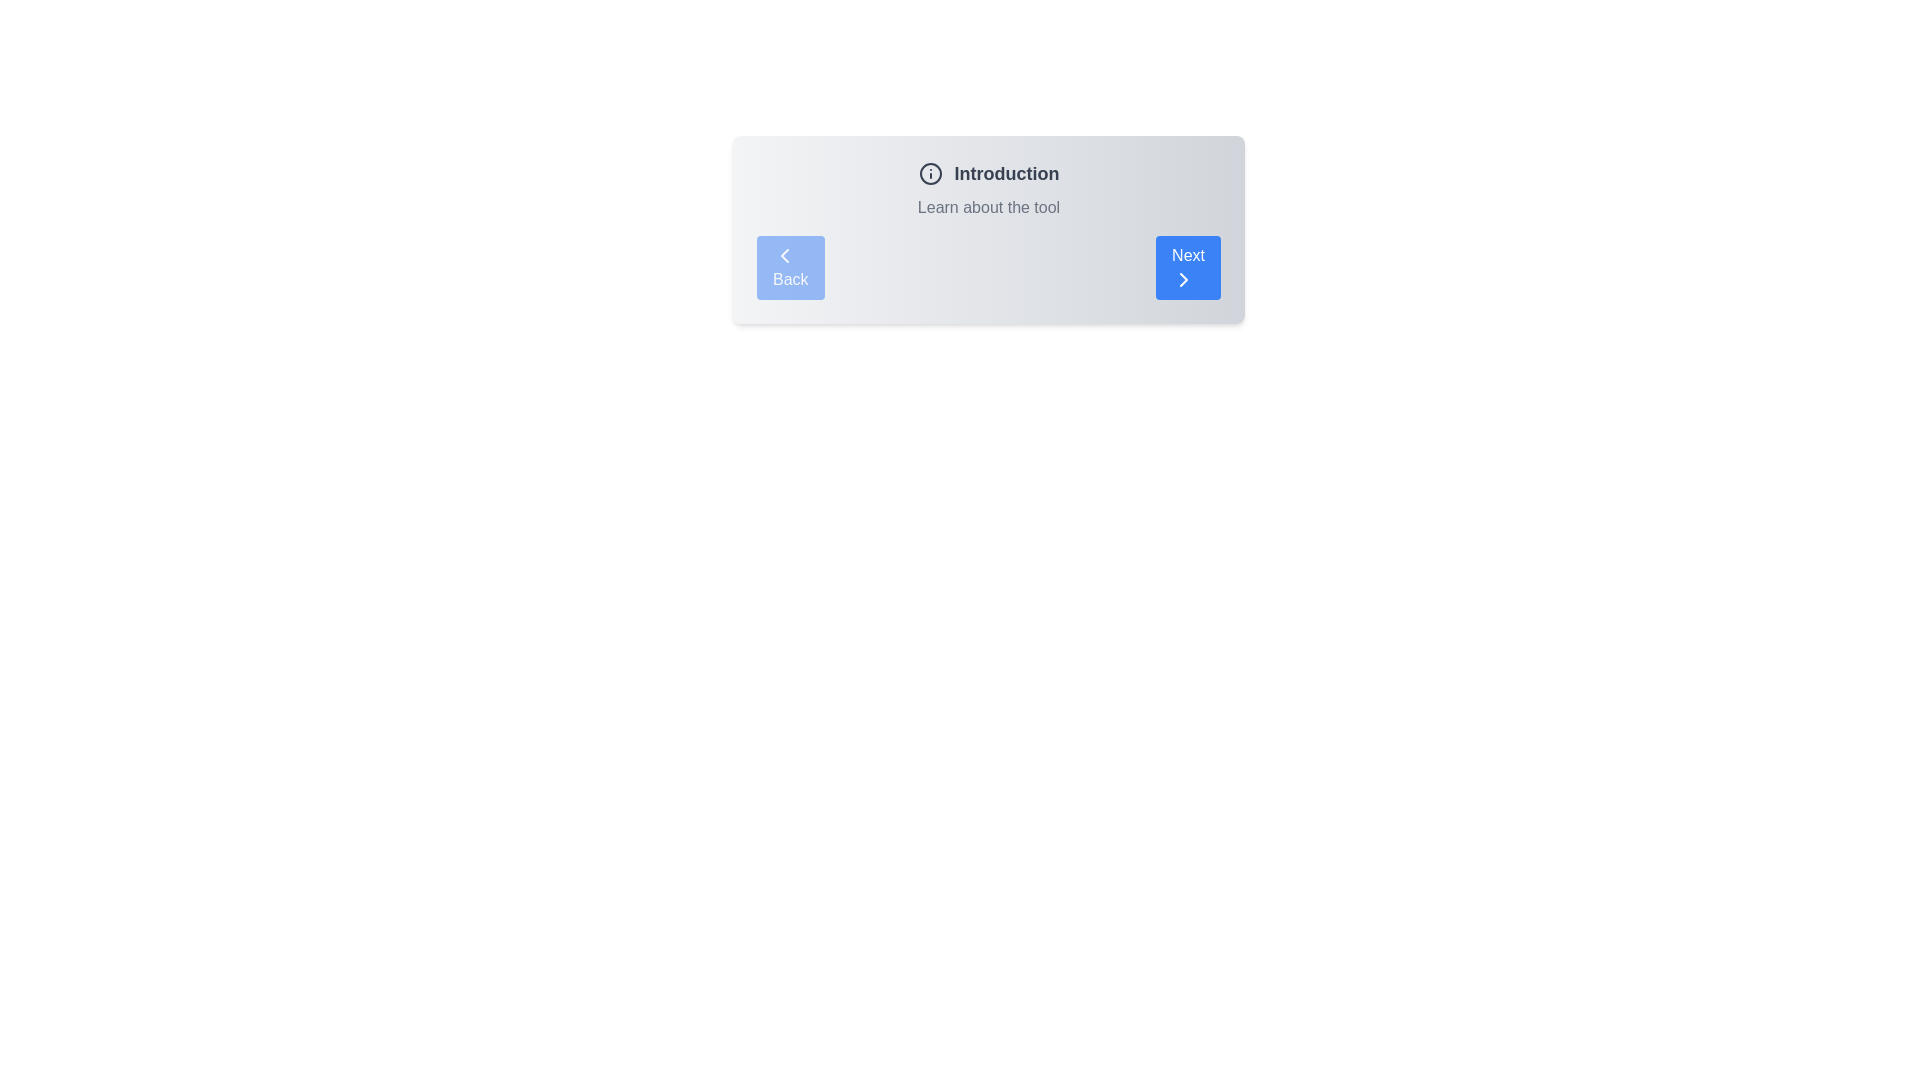  I want to click on the Descriptive Header displaying the title 'Introduction' and the text 'Learn about the tool' by moving the cursor to its center, so click(988, 189).